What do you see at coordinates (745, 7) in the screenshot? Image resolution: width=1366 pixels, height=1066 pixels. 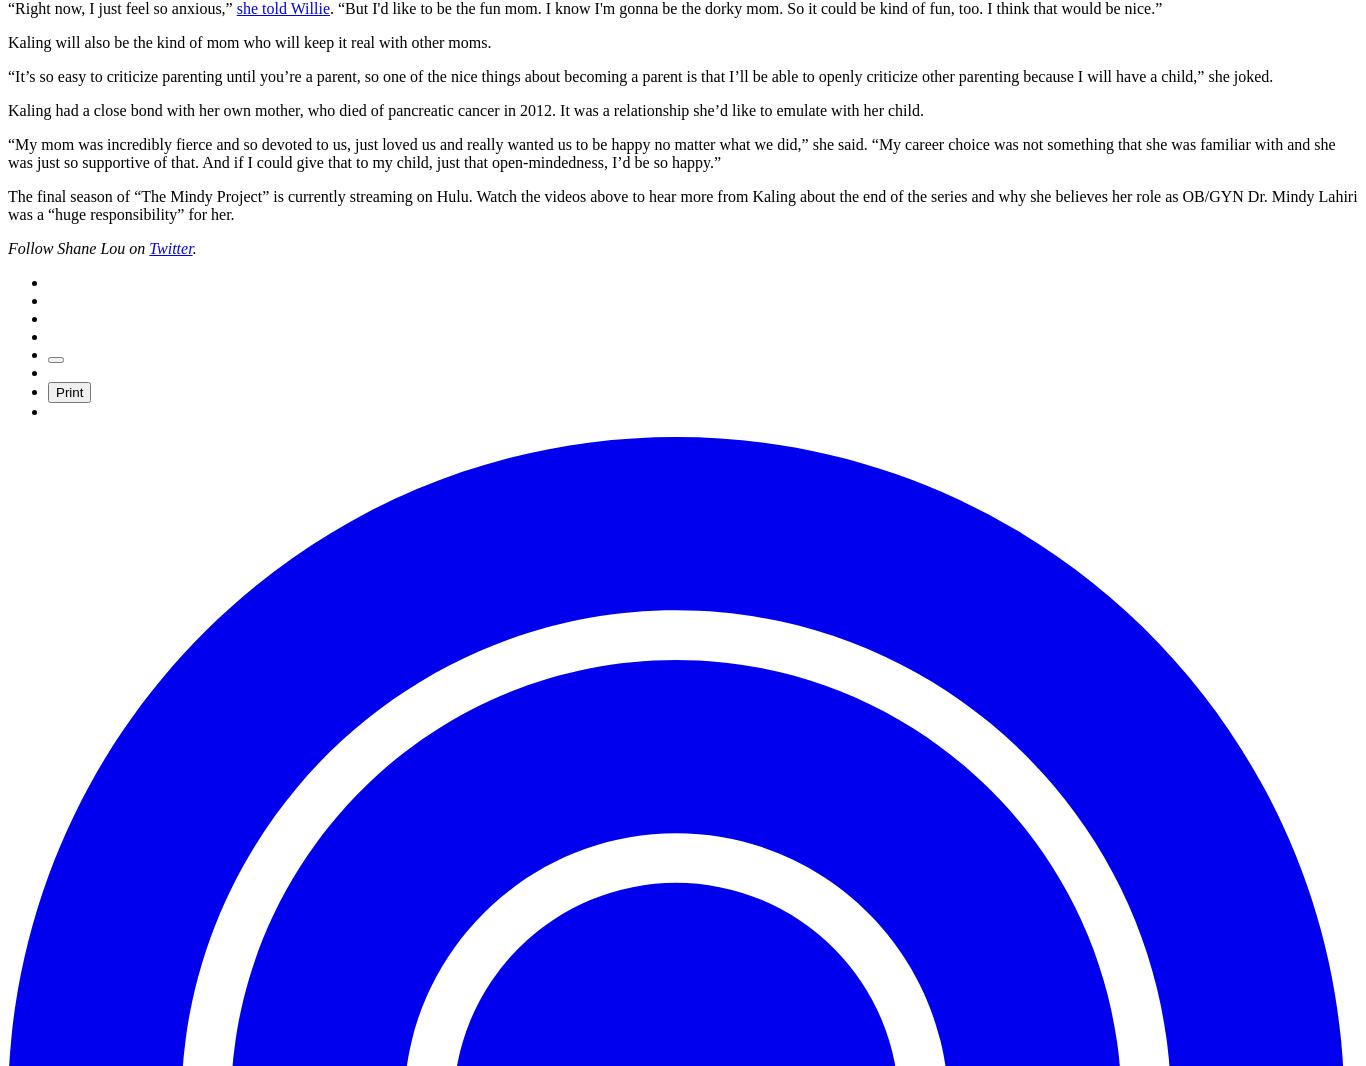 I see `'. “But I'd like to be the fun mom. I know I'm gonna be the dorky mom. So it could be kind of fun, too. I think that would be nice.”'` at bounding box center [745, 7].